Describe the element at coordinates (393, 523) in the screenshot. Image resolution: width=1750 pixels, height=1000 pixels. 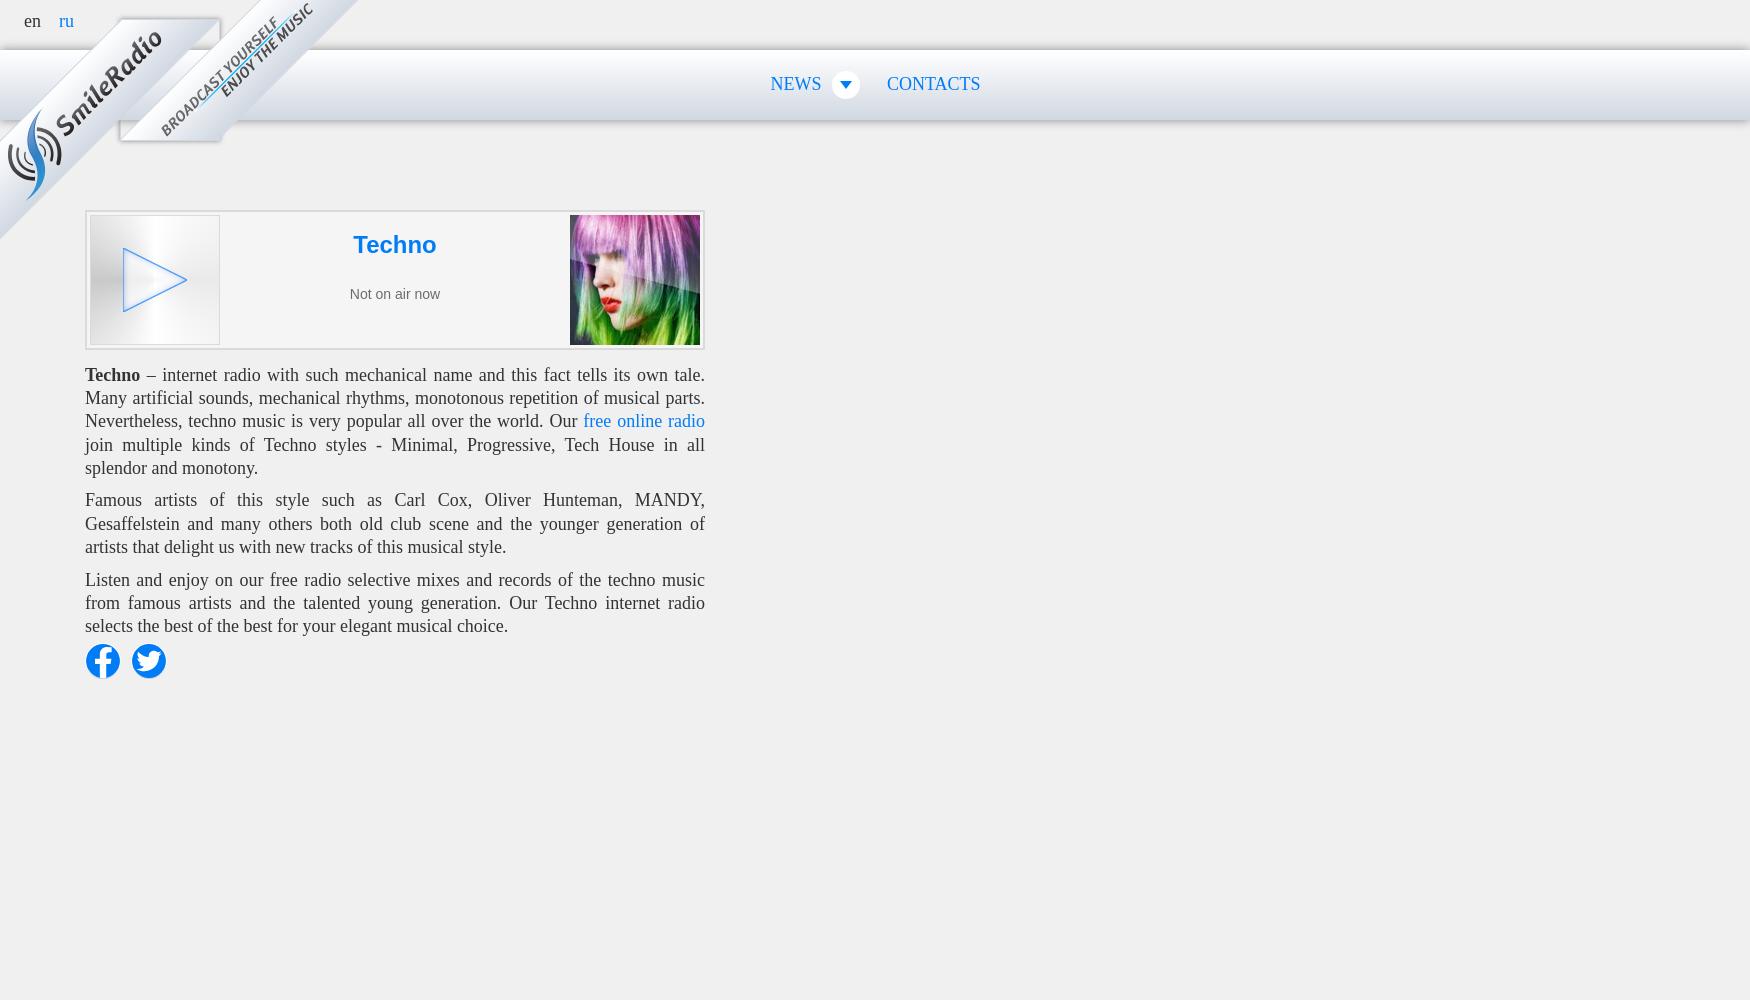
I see `'Famous artists of this style such as Carl Cox, Oliver Hunteman, MANDY, Gesaffelstein and many others both old club scene and the younger generation of artists that delight us with new tracks of this musical style.'` at that location.